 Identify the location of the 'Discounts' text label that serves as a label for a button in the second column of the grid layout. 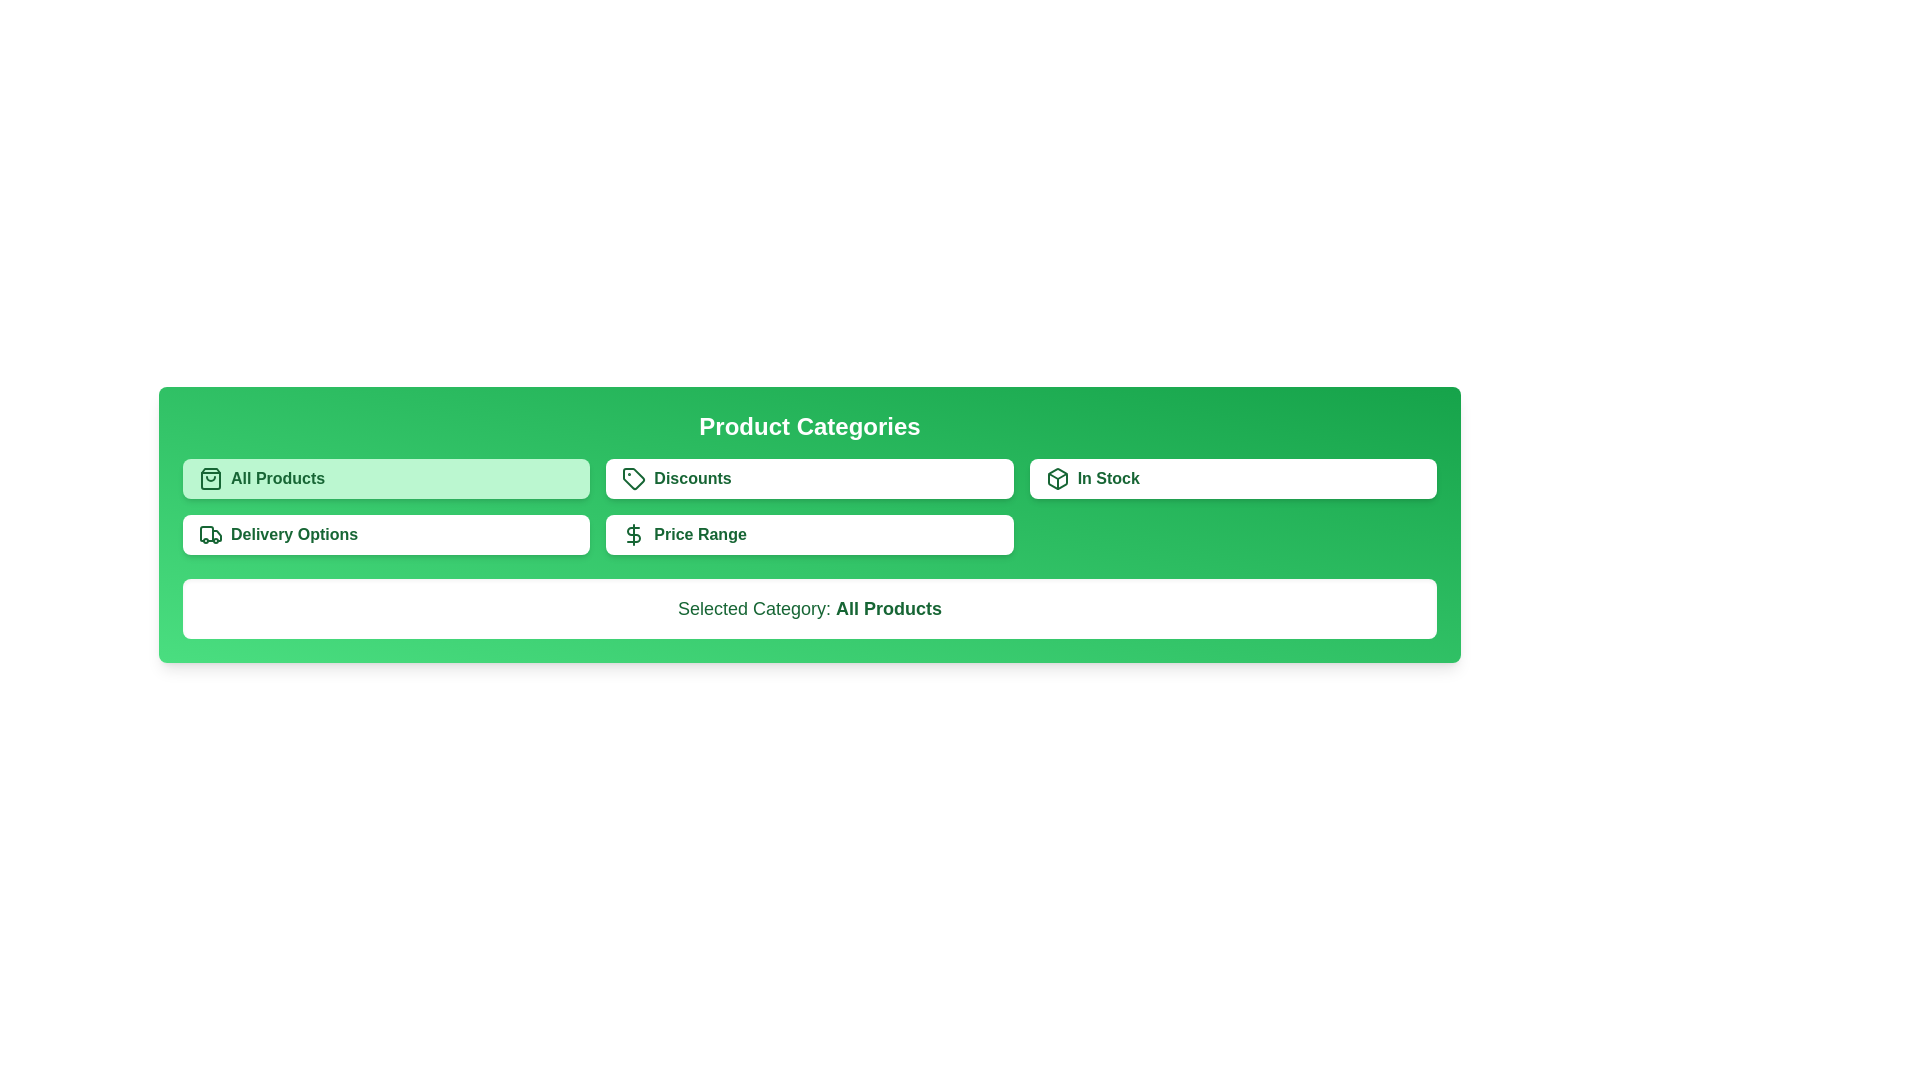
(692, 478).